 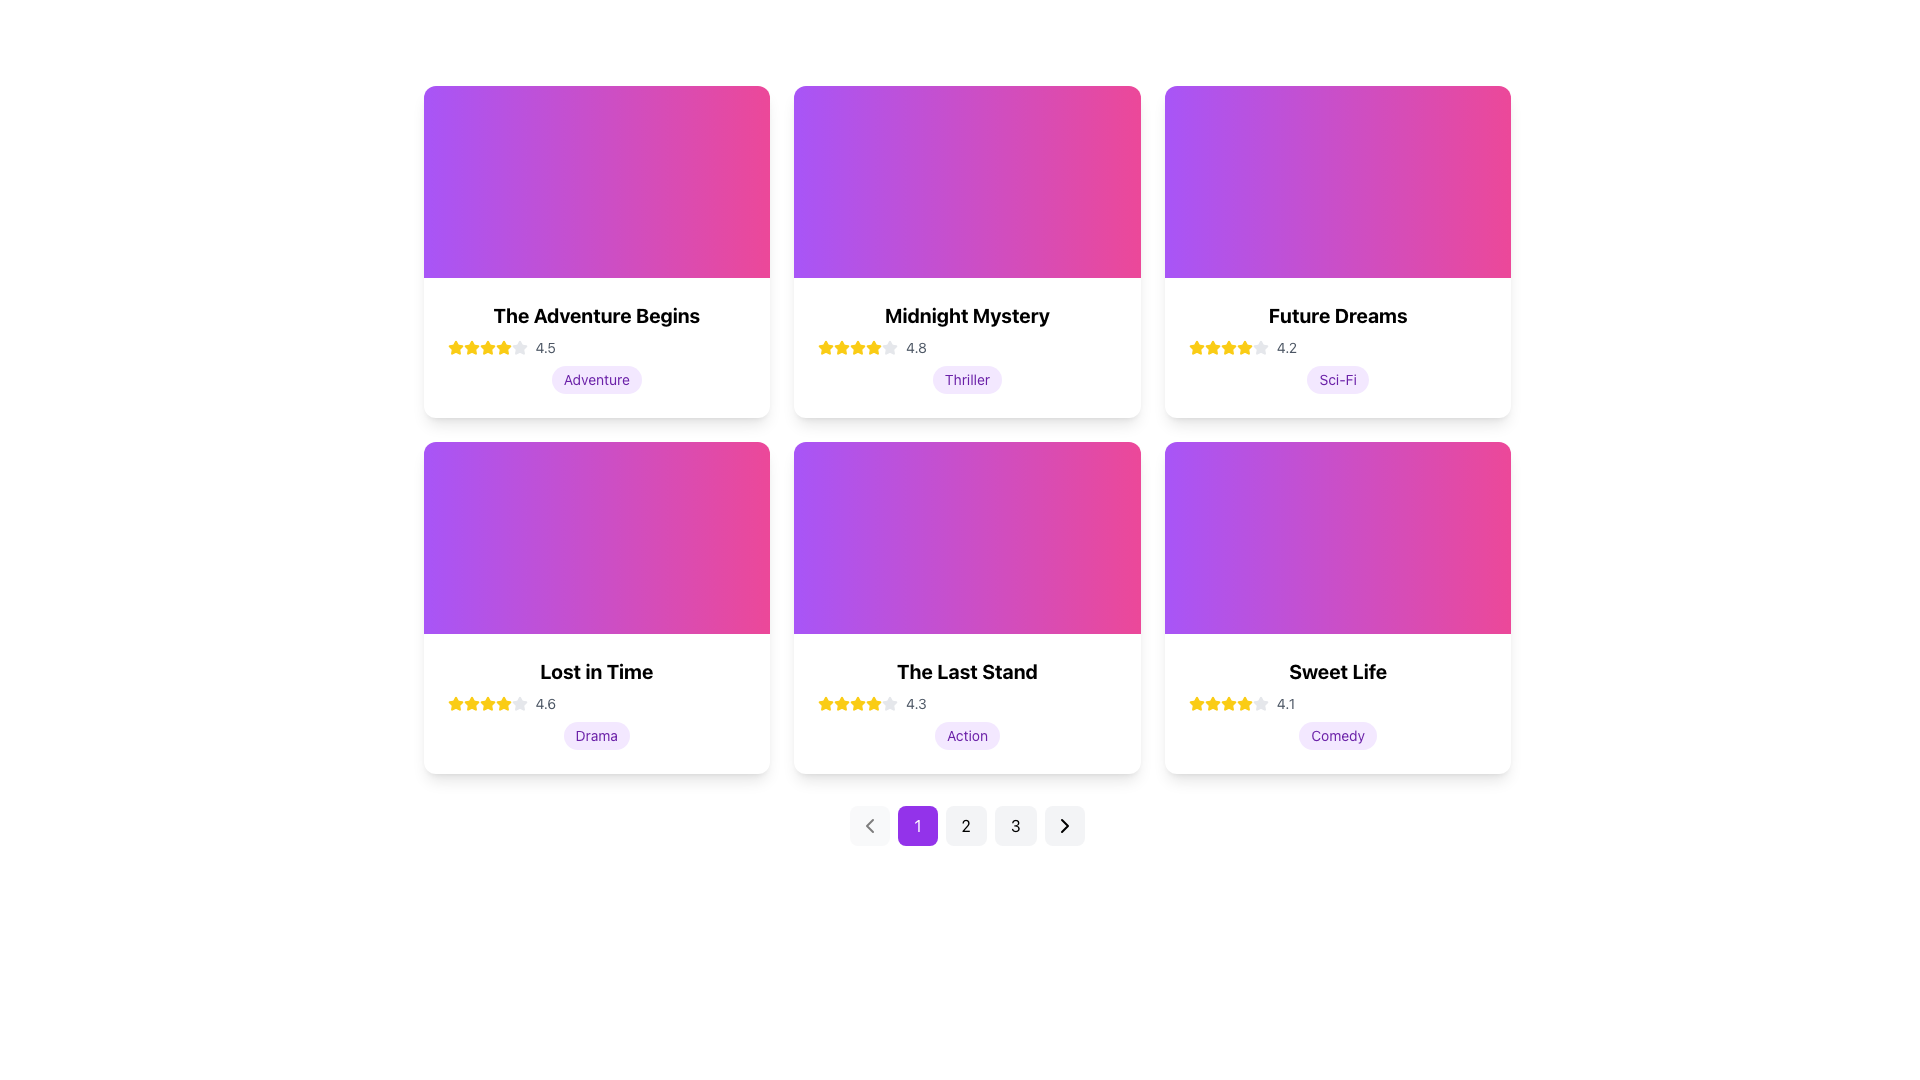 I want to click on the rating represented by the second star icon in the rating system of the 'Lost in Time' movie card, so click(x=470, y=703).